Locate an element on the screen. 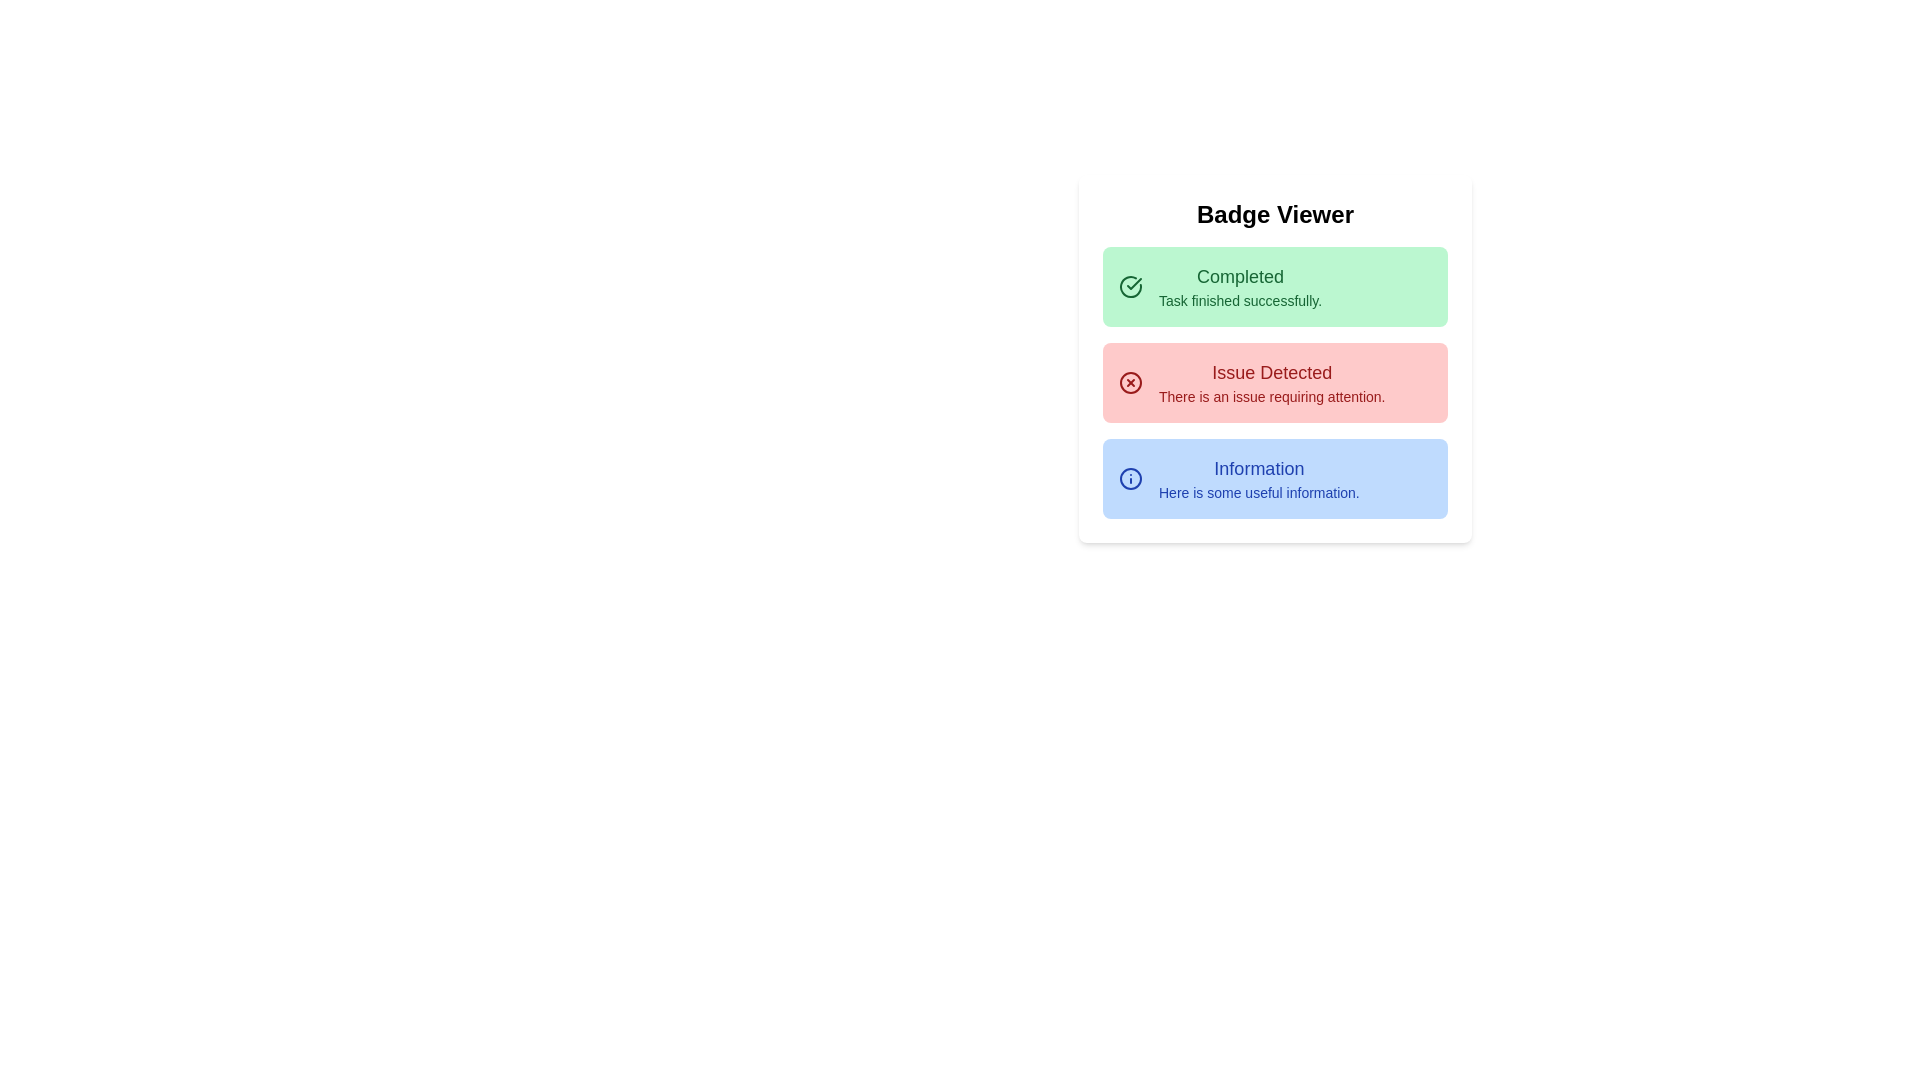 Image resolution: width=1920 pixels, height=1080 pixels. the header text of the alert located in the second section of the main interface, which has a red background and is positioned above the descriptive text 'There is an issue requiring attention.' is located at coordinates (1271, 373).